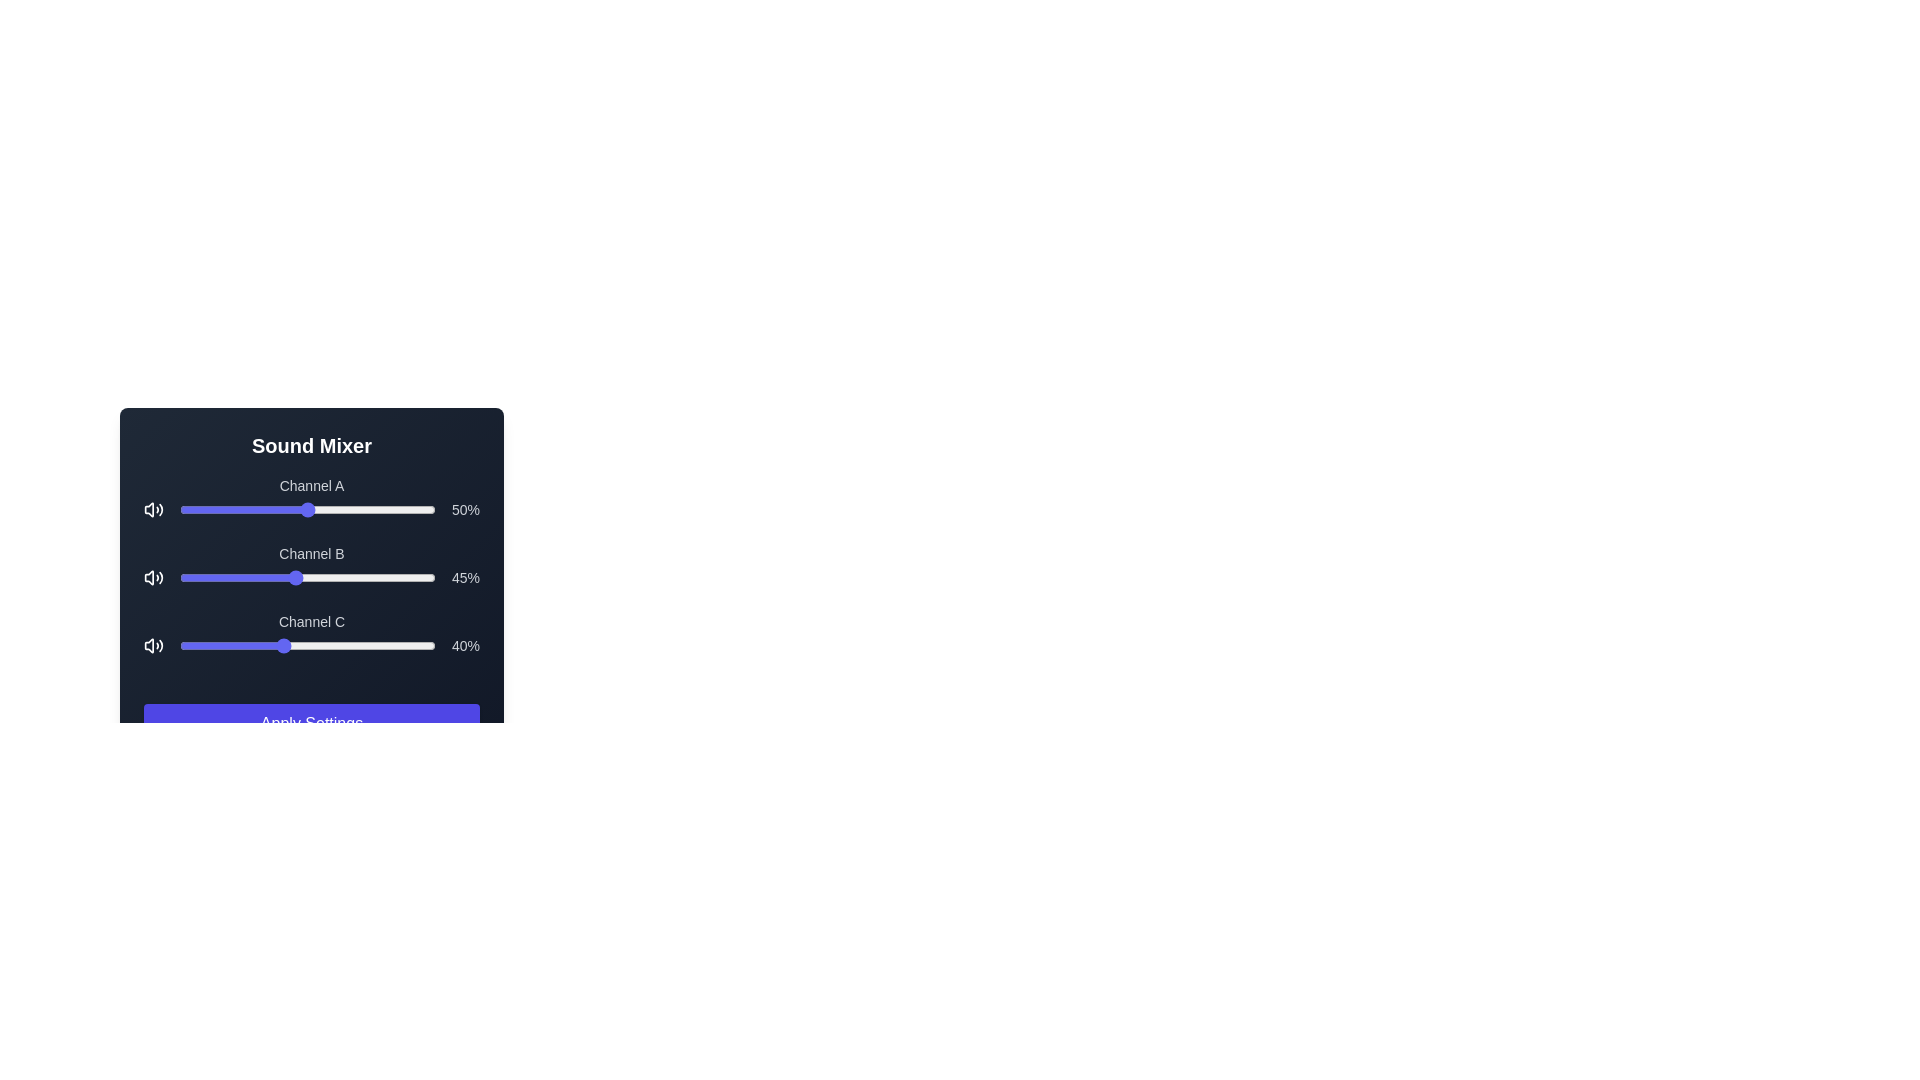 The image size is (1920, 1080). I want to click on the Channel B volume, so click(294, 578).